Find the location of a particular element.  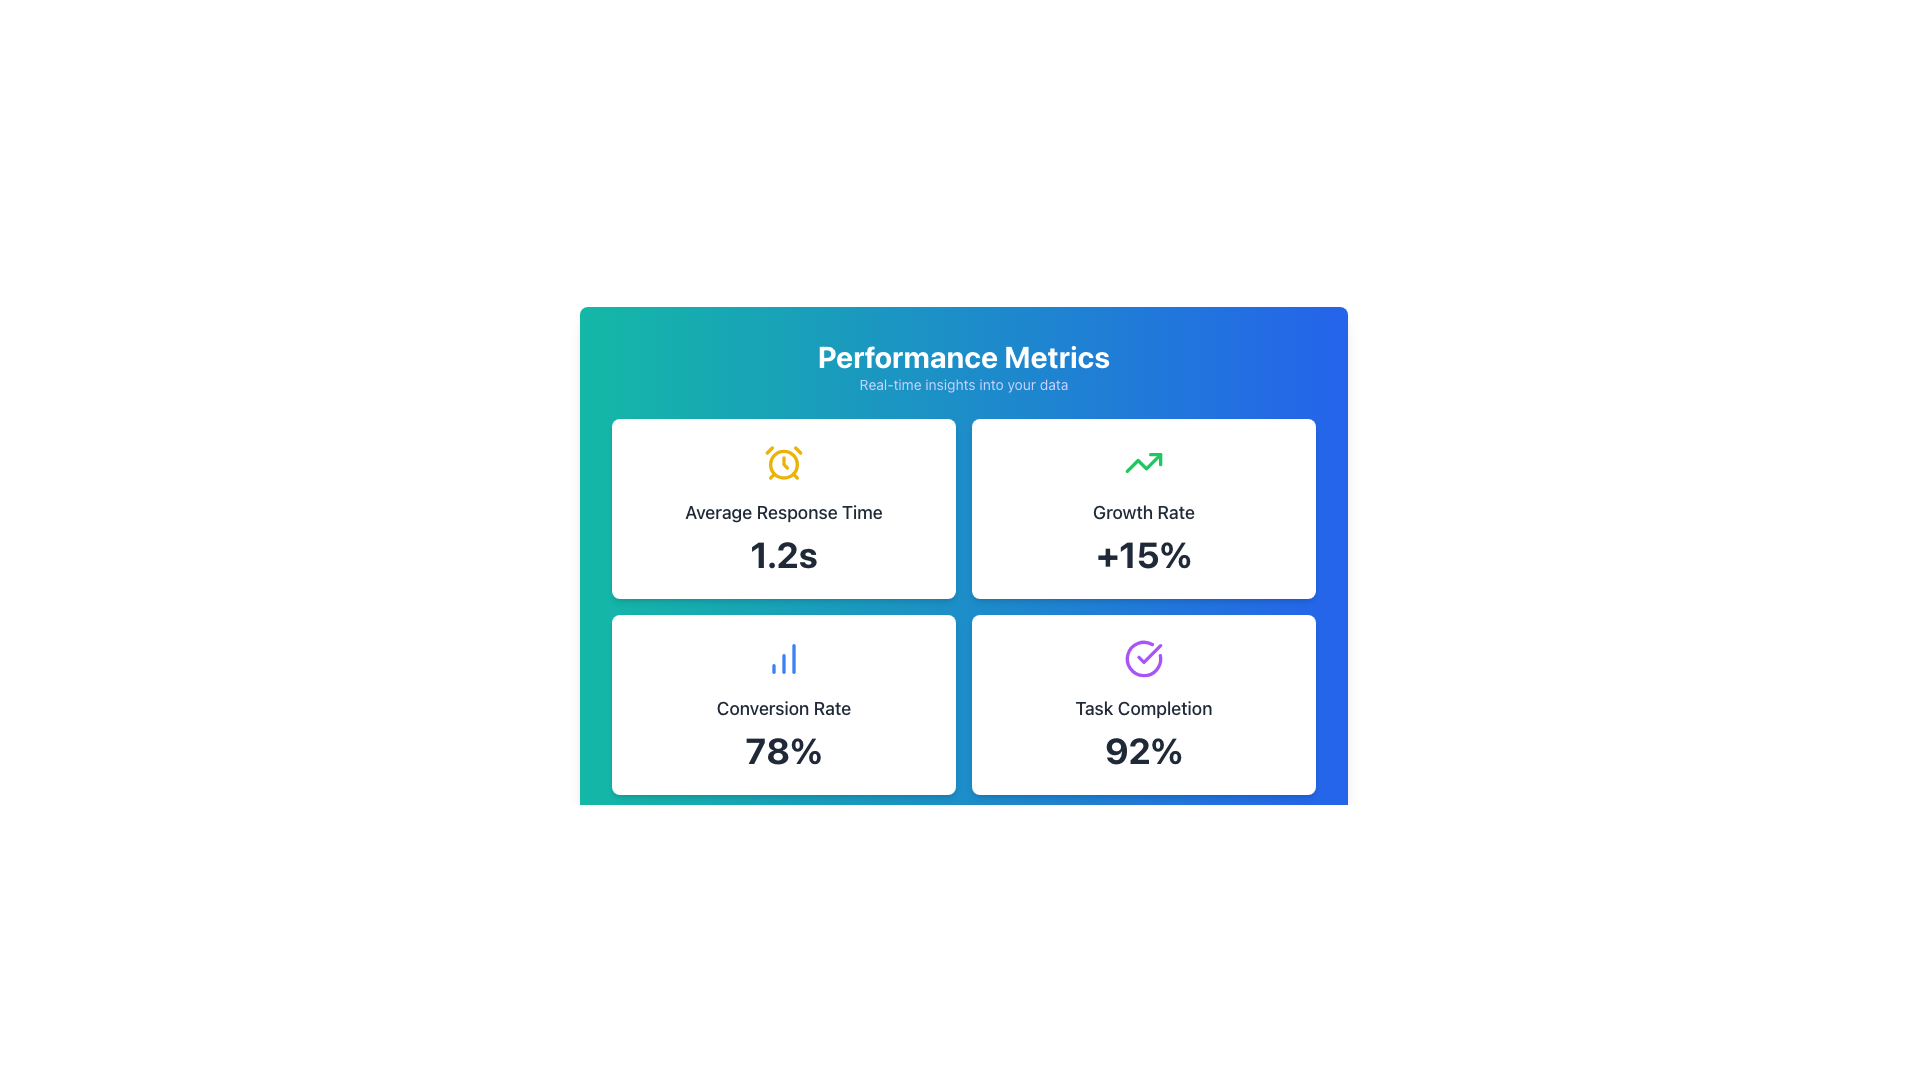

circular purple checkmark icon located at the top-center of the 'Task Completion' card, which is positioned in the lower-right quadrant of the dashboard is located at coordinates (1143, 659).